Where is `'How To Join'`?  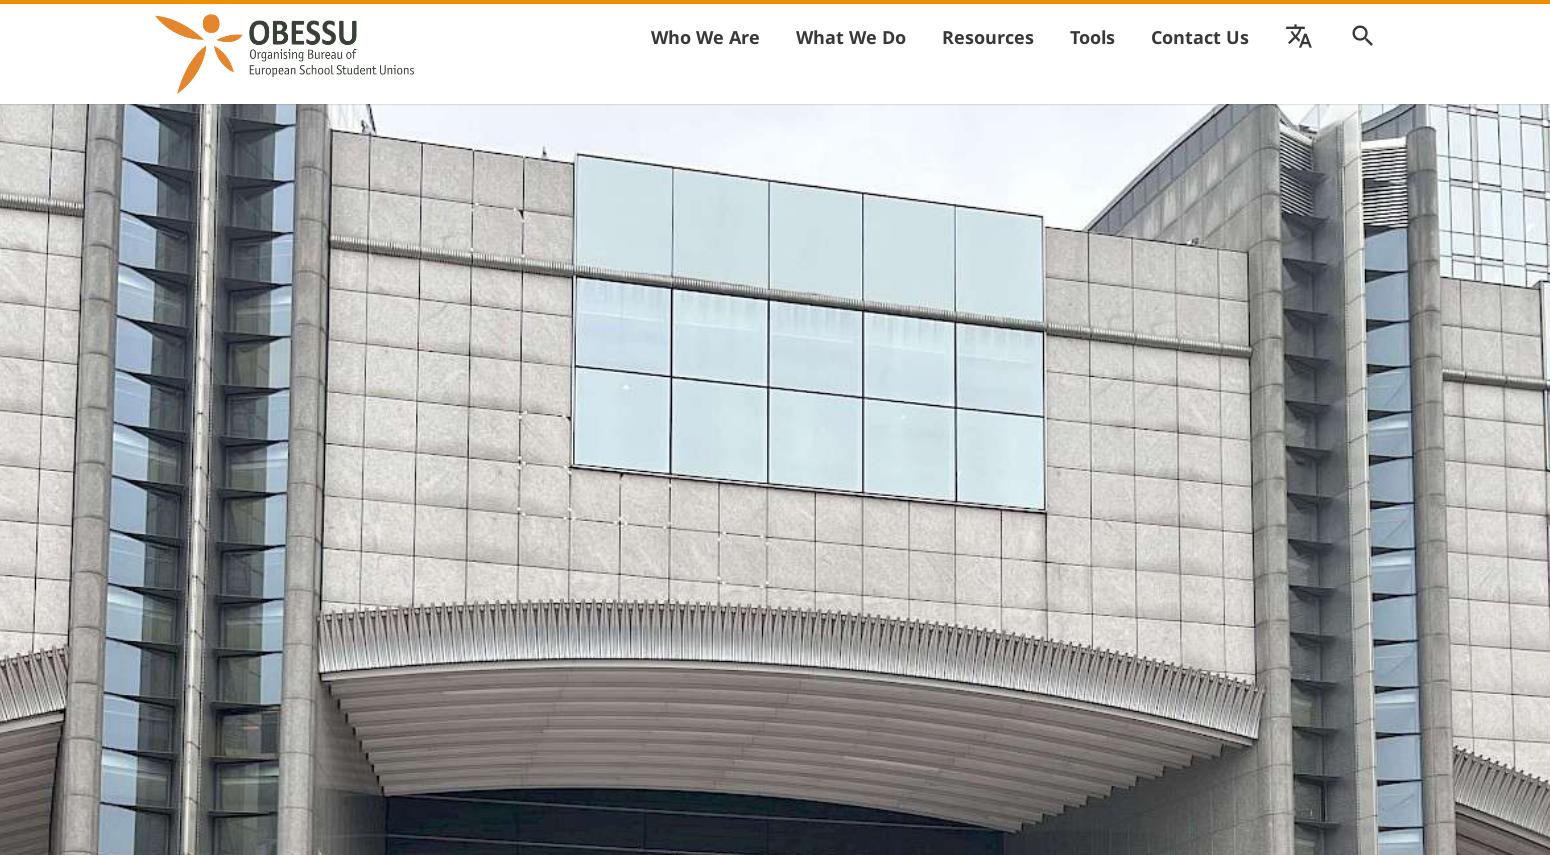 'How To Join' is located at coordinates (863, 81).